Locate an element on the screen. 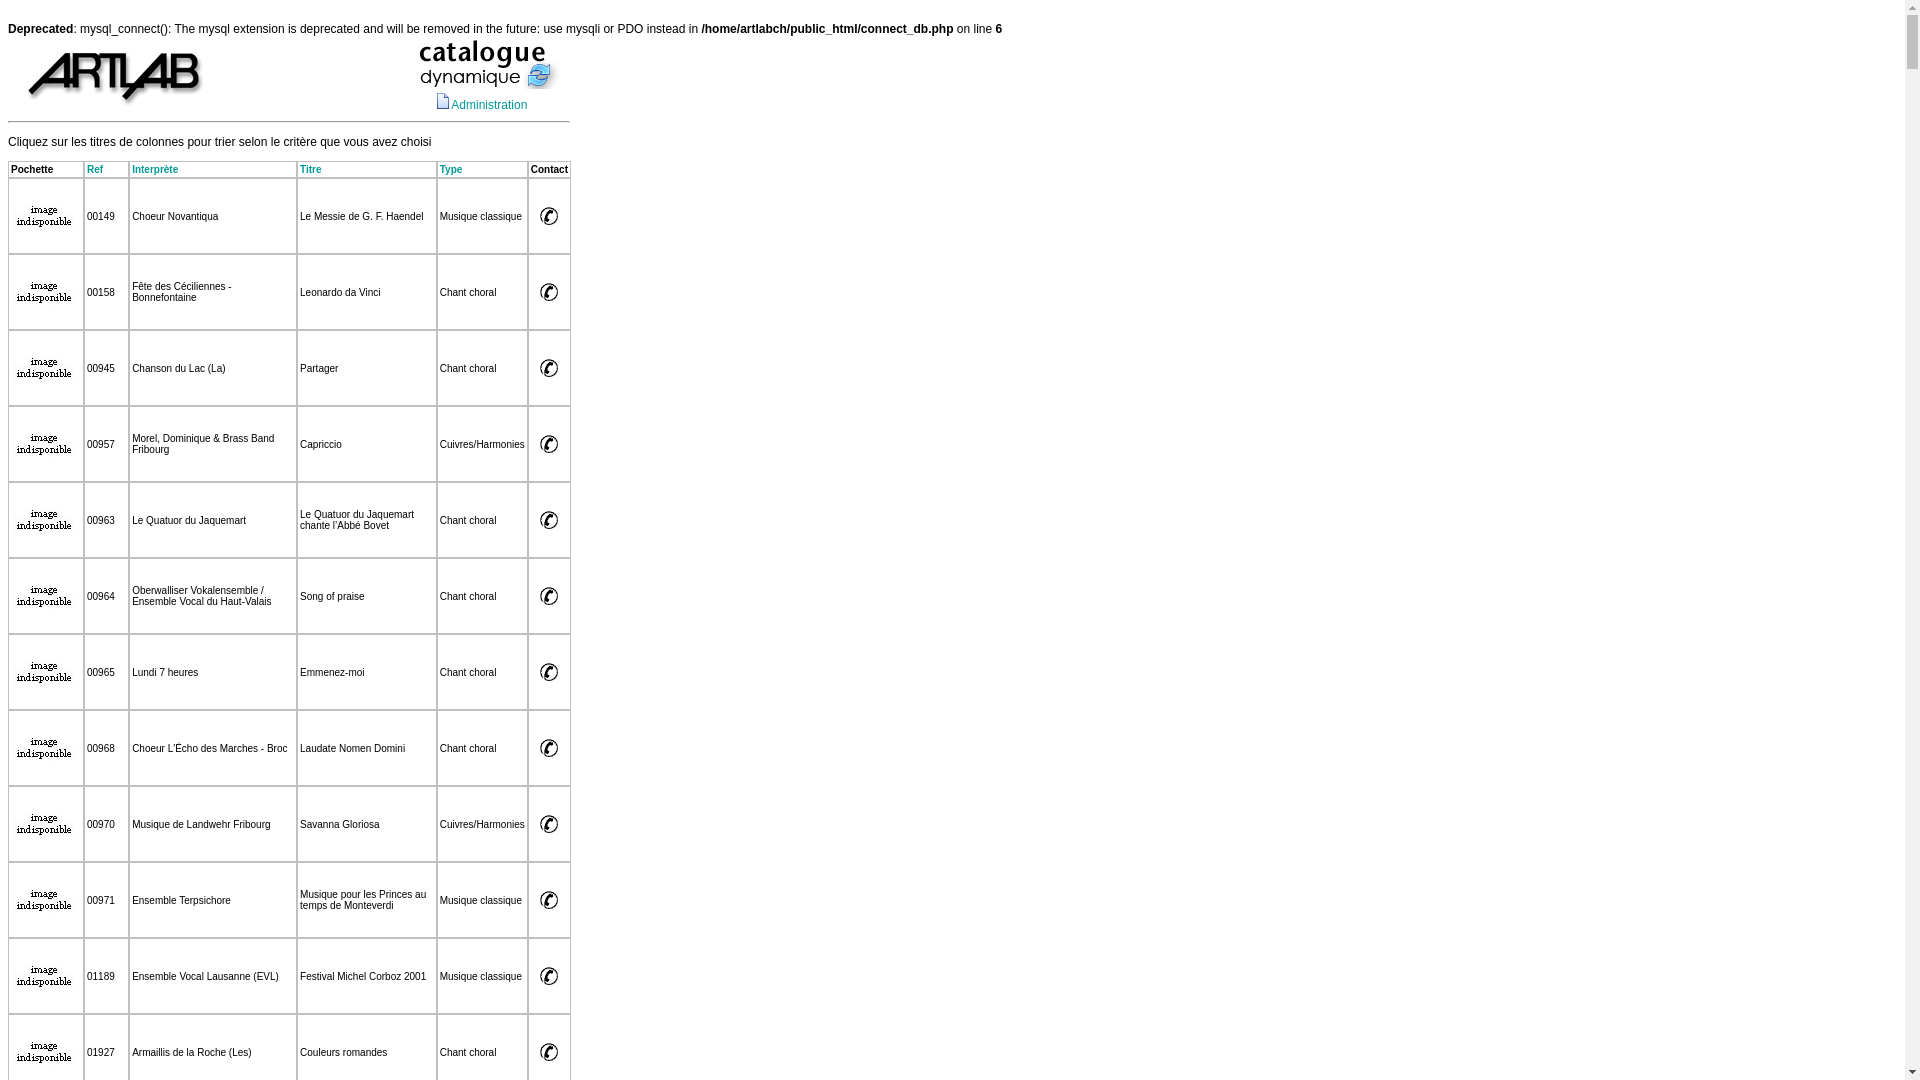  'Administration' is located at coordinates (489, 104).